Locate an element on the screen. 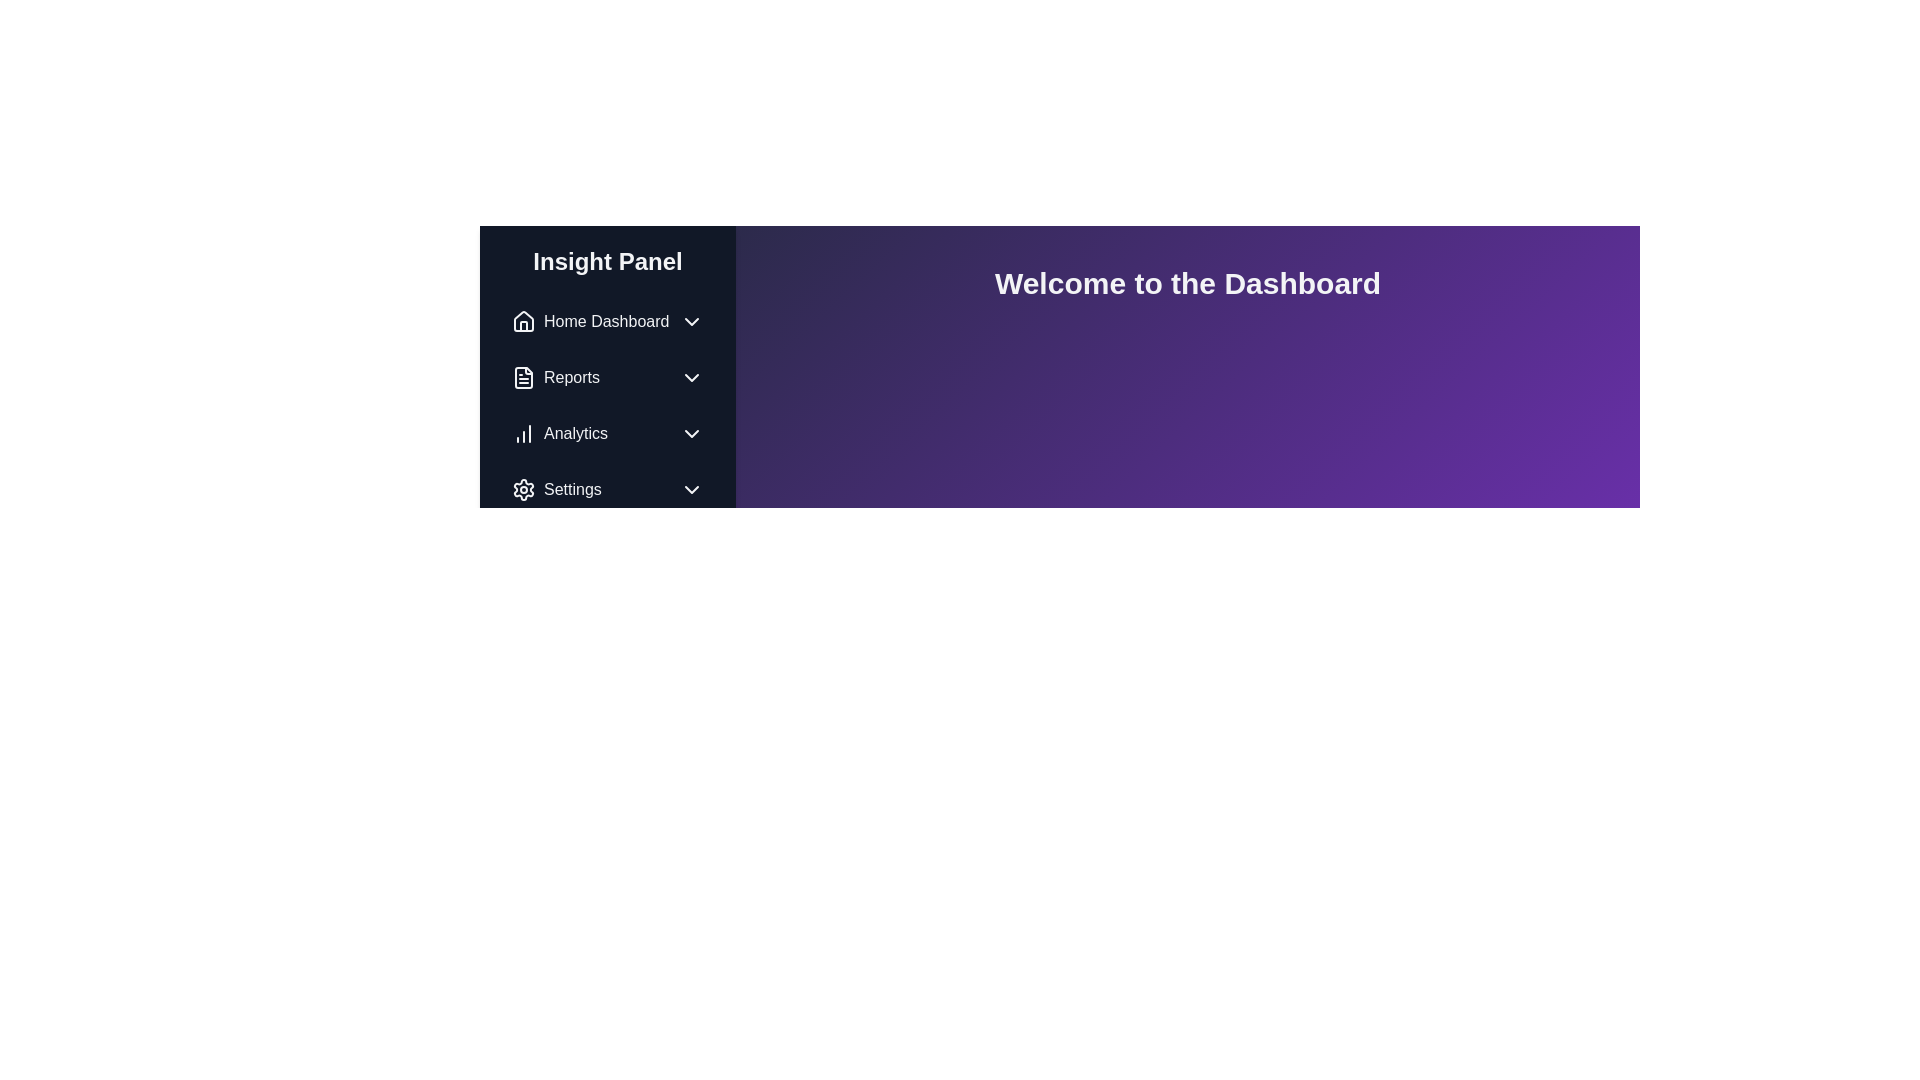  the first item in the vertical list of the left-hand navigation panel is located at coordinates (607, 320).